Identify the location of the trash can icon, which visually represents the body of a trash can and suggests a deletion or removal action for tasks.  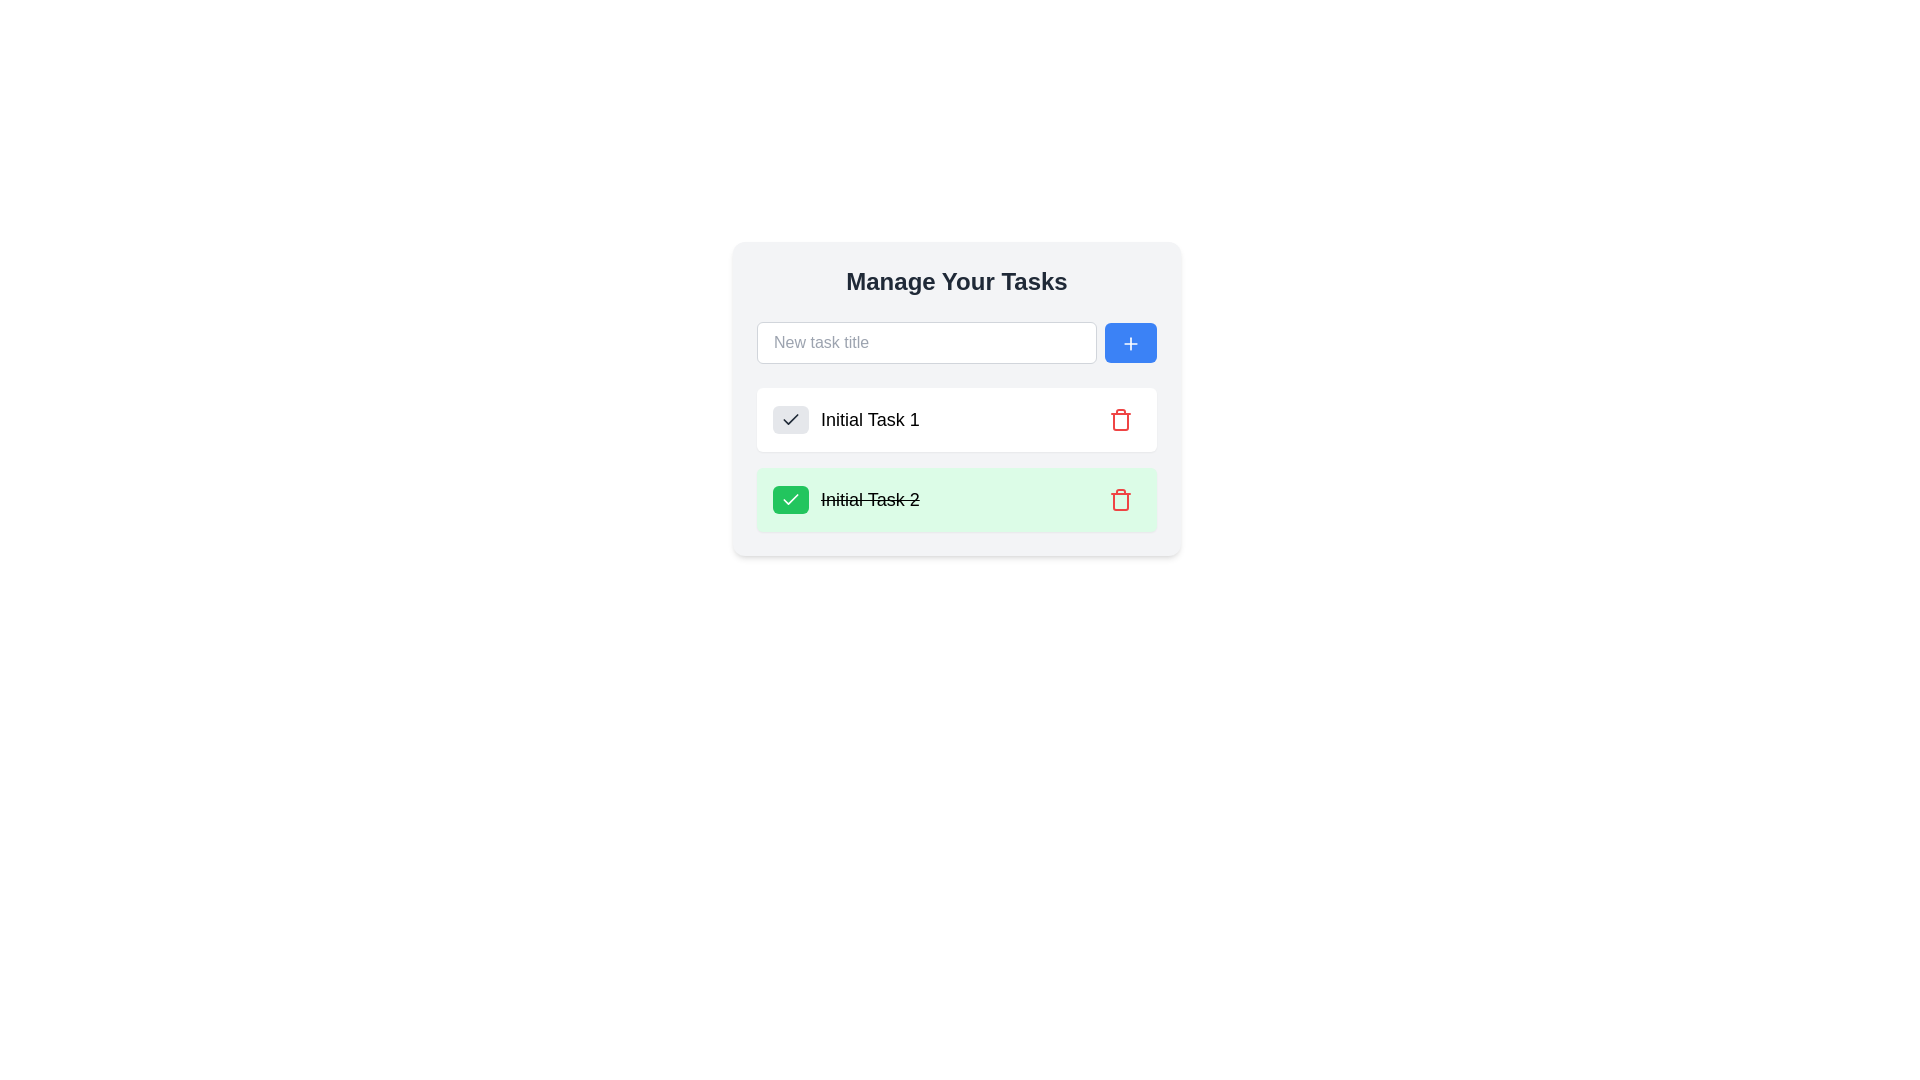
(1121, 500).